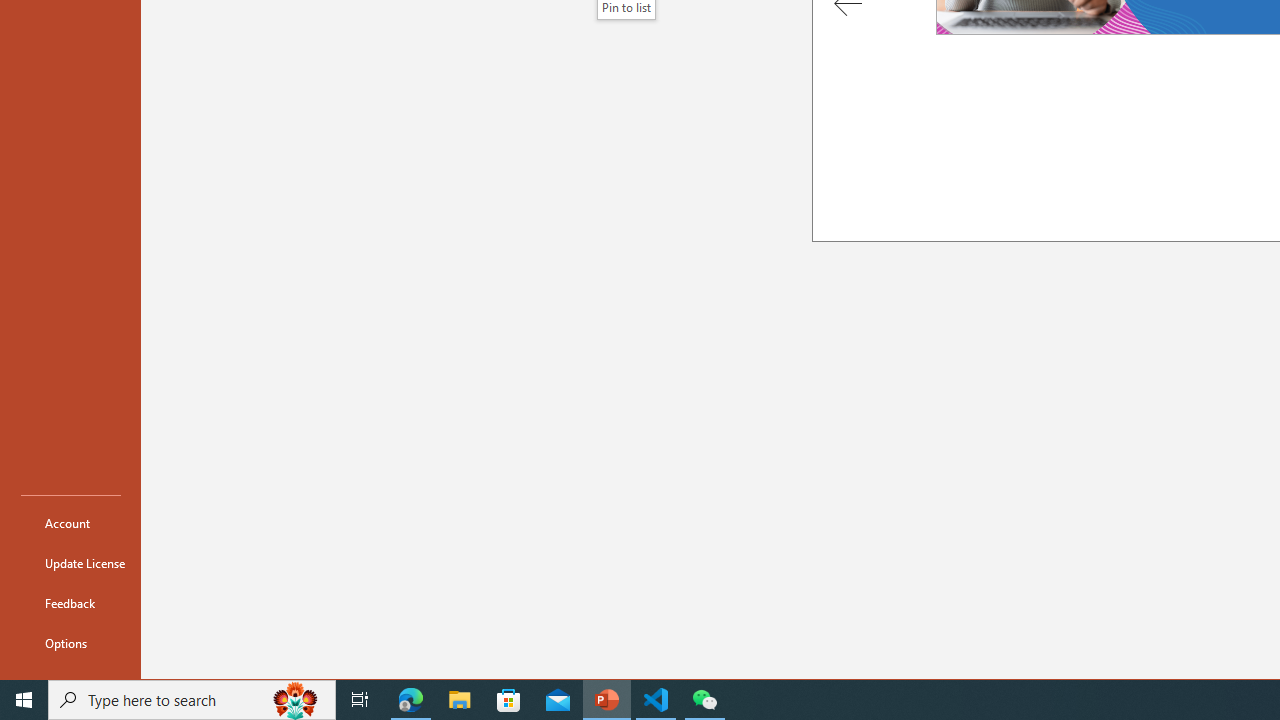 The width and height of the screenshot is (1280, 720). What do you see at coordinates (71, 522) in the screenshot?
I see `'Account'` at bounding box center [71, 522].